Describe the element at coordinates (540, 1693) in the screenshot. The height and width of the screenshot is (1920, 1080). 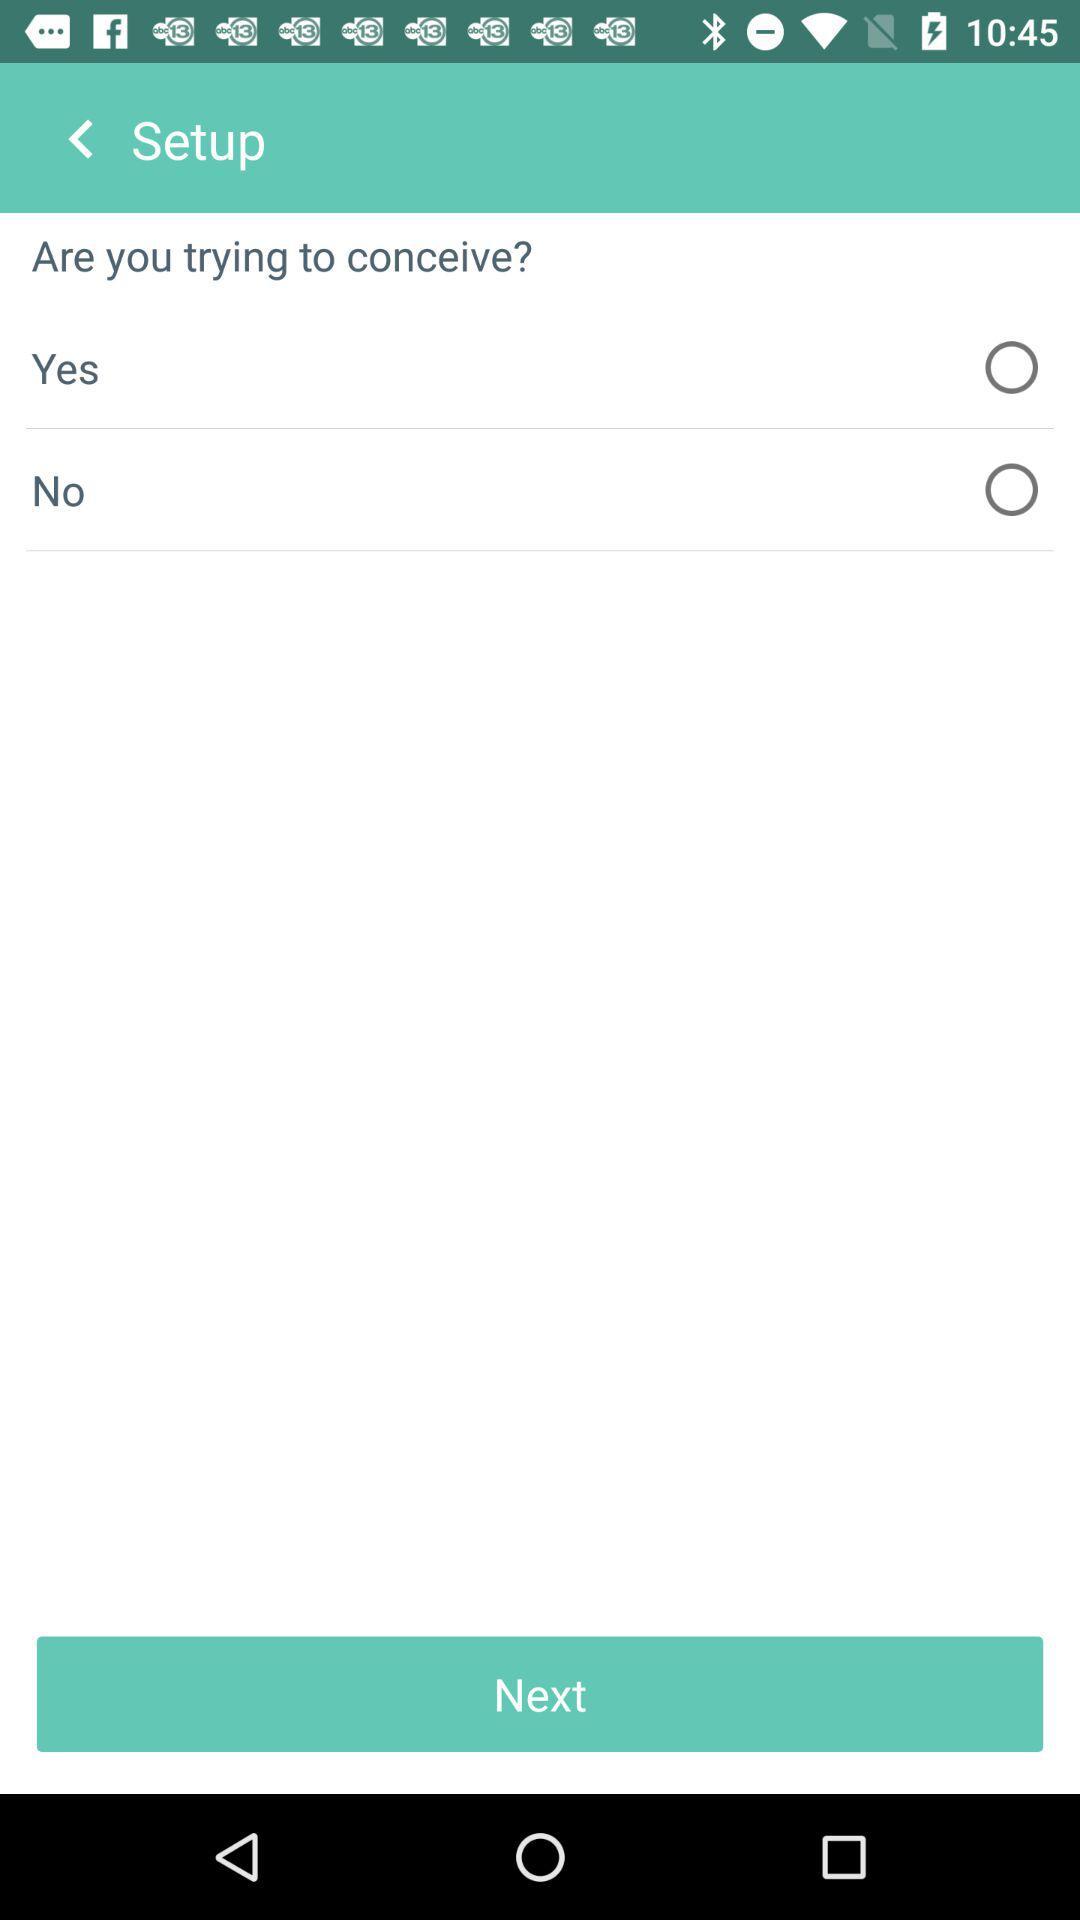
I see `the next` at that location.